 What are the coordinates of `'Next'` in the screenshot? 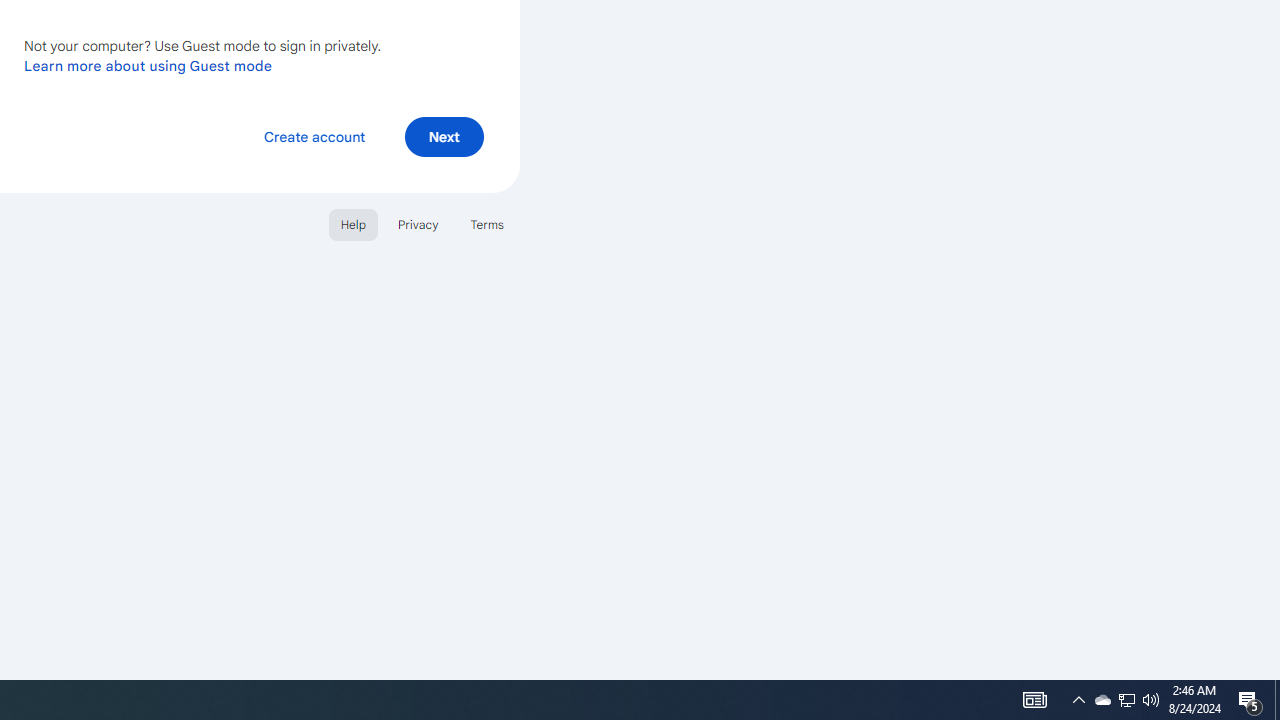 It's located at (443, 135).